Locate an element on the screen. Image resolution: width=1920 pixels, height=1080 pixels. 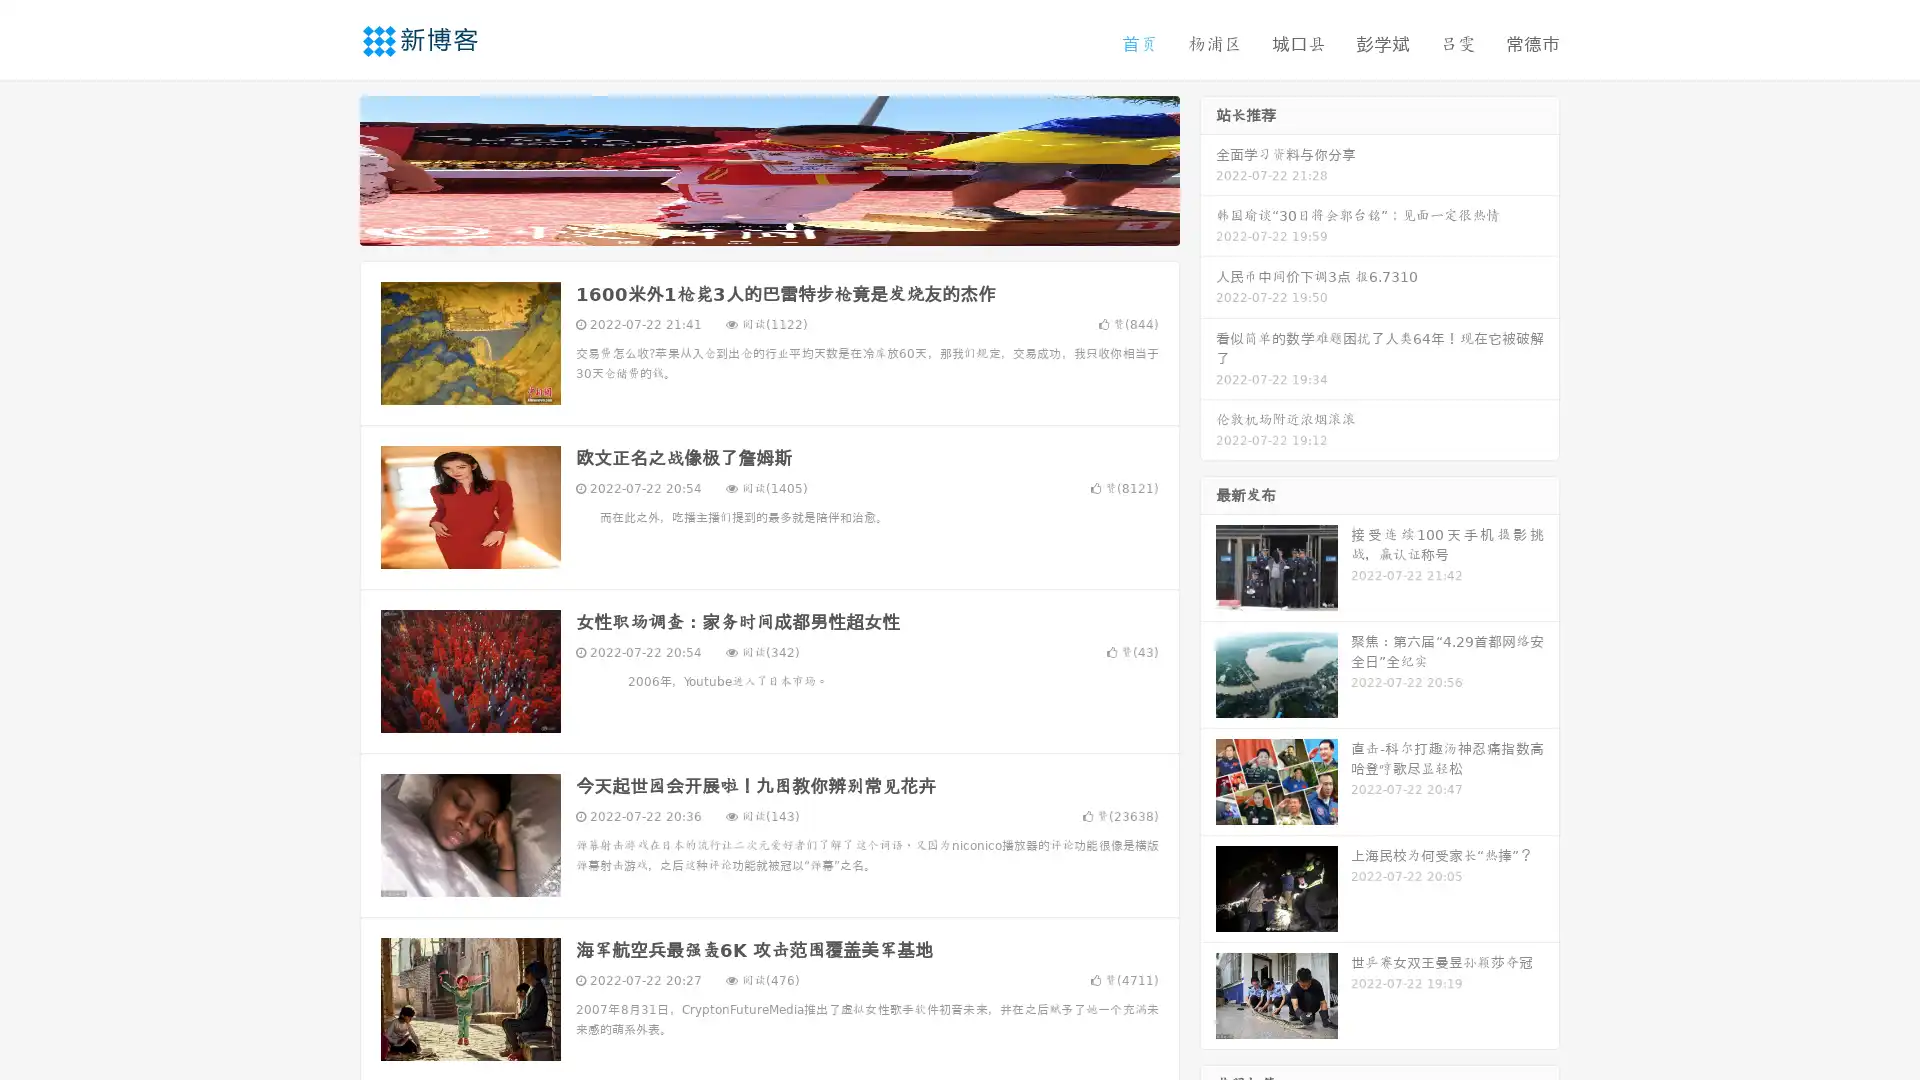
Go to slide 1 is located at coordinates (748, 225).